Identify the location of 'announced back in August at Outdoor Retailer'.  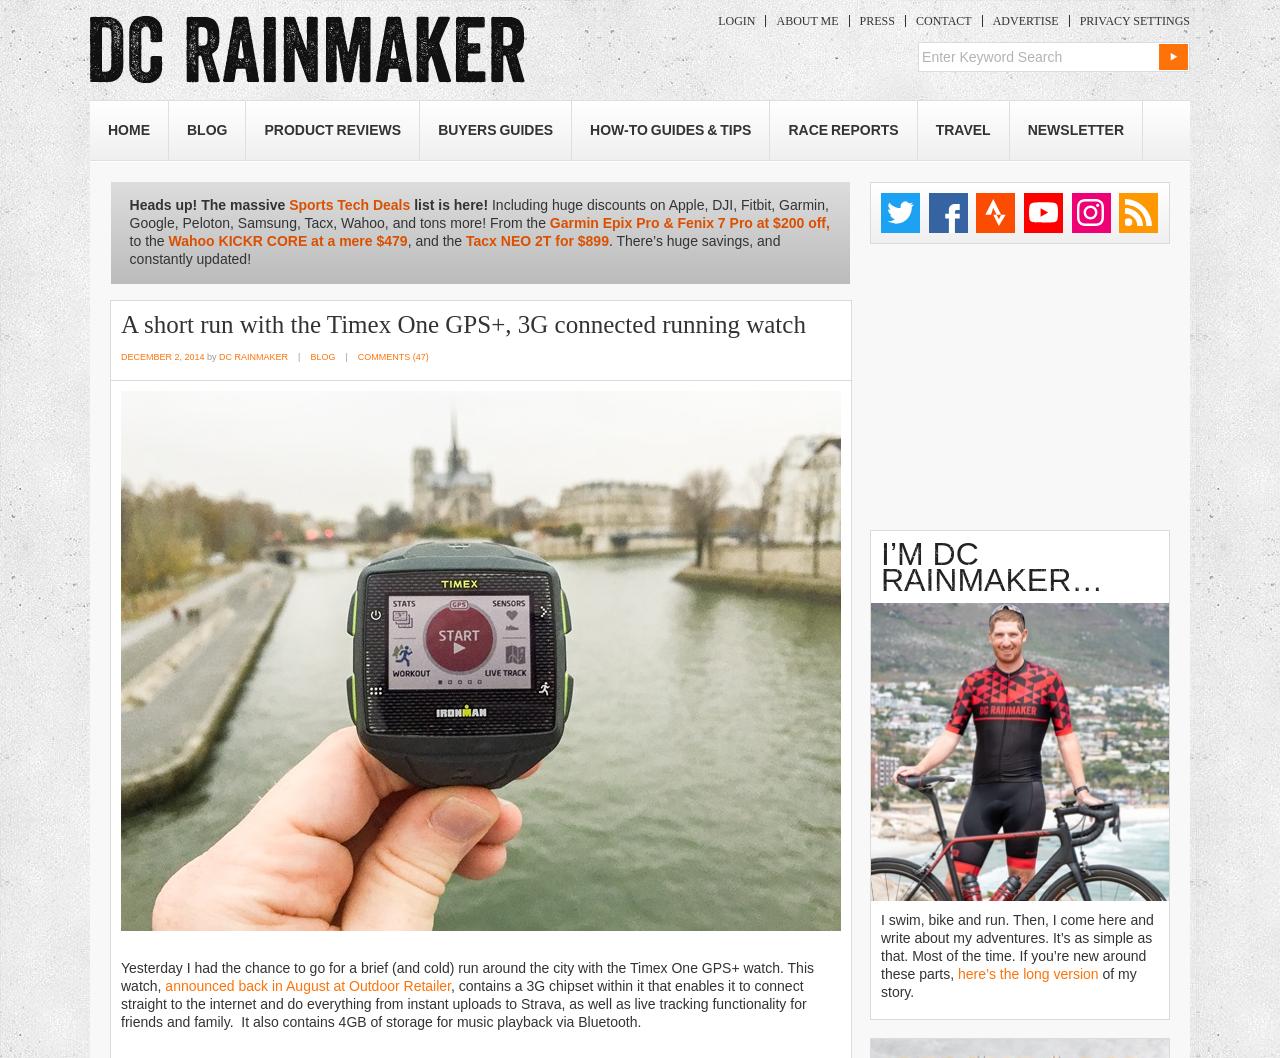
(306, 983).